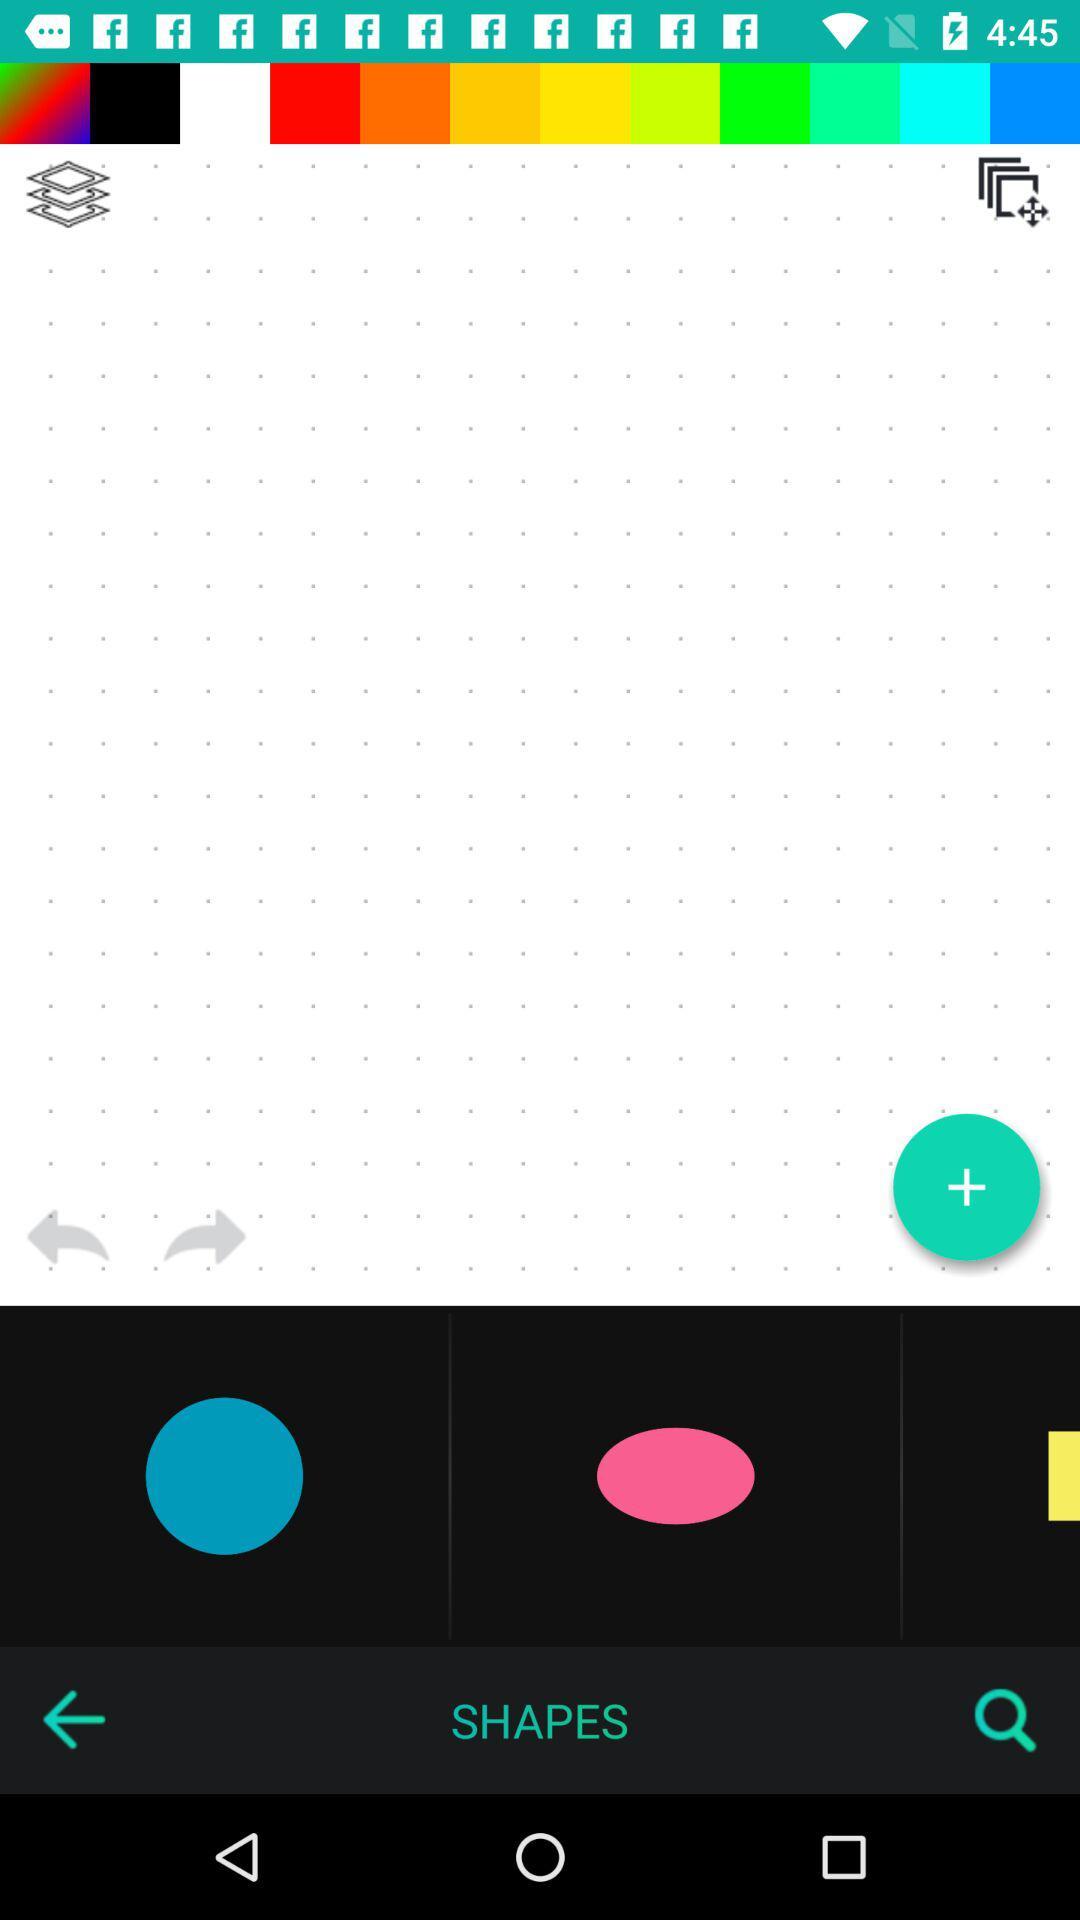  Describe the element at coordinates (72, 1719) in the screenshot. I see `the arrow_backward icon` at that location.